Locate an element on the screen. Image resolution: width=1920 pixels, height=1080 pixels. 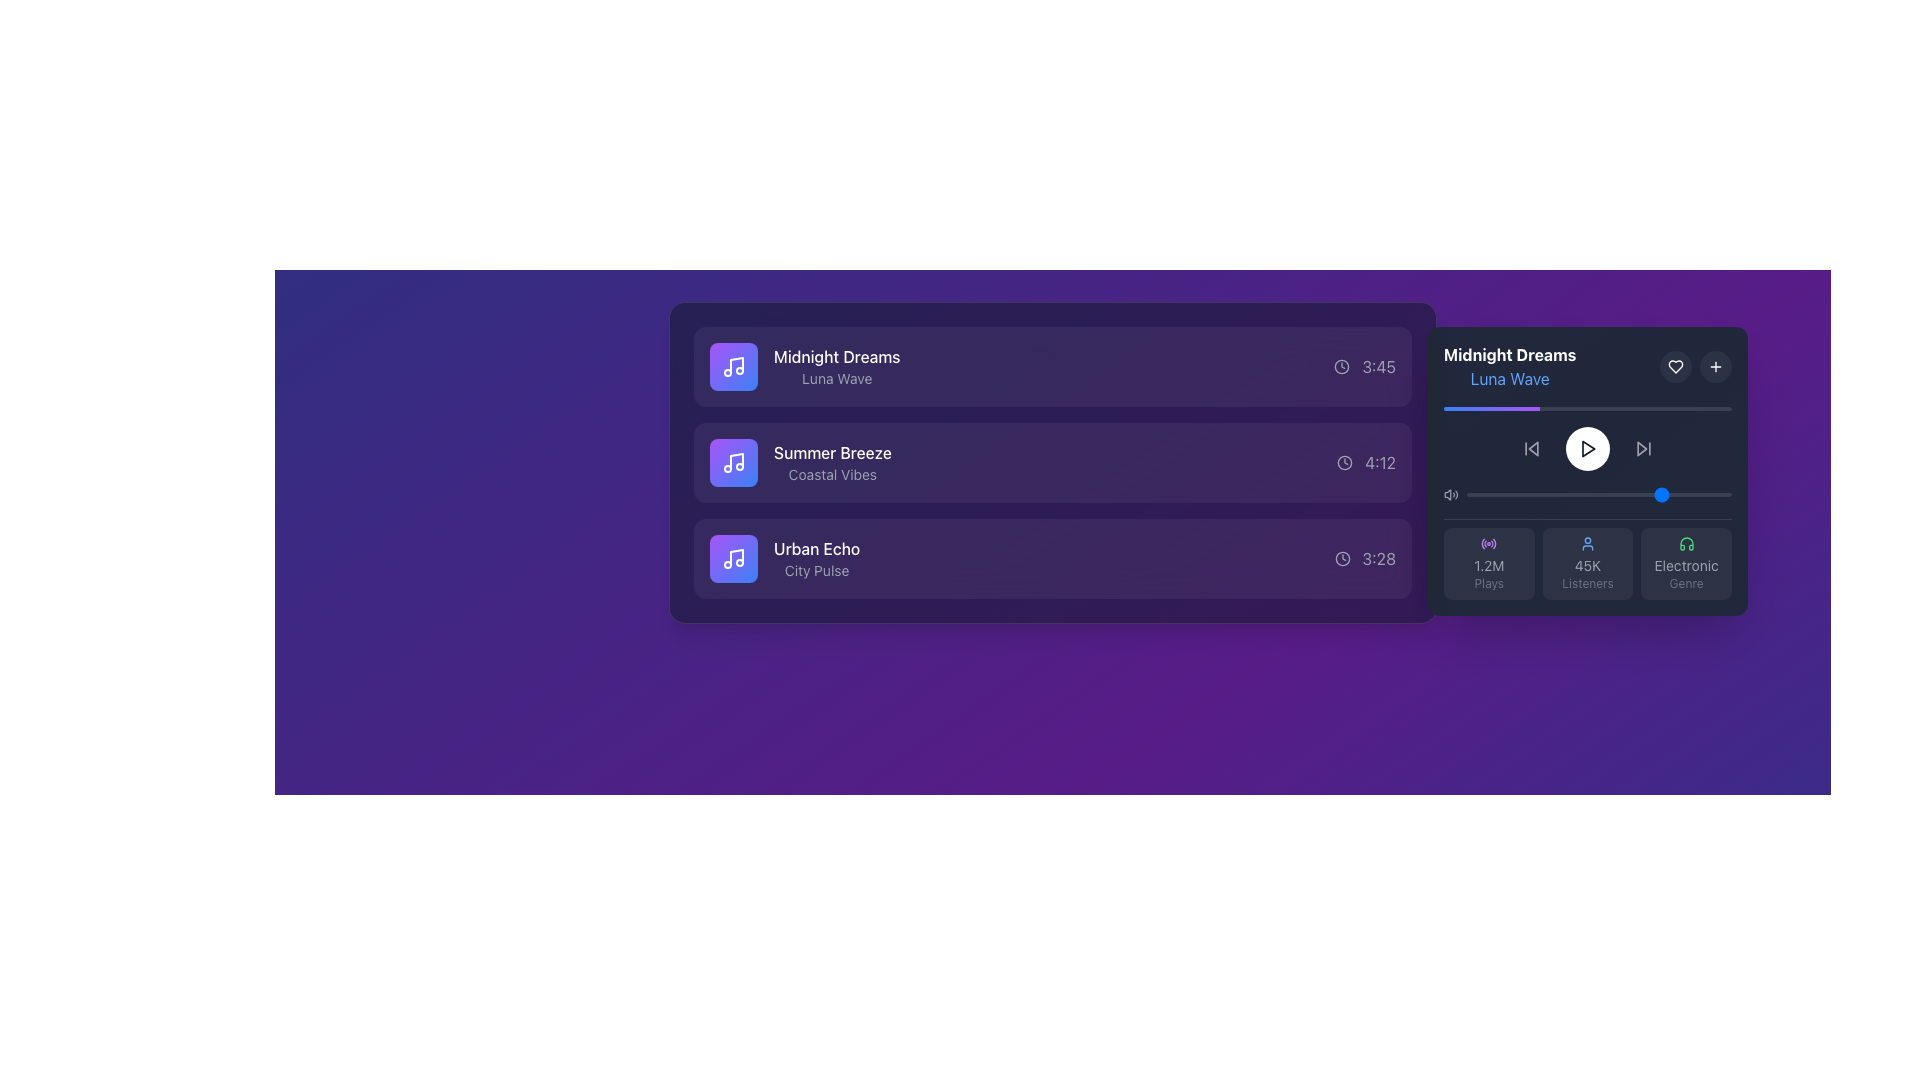
the informational block displaying '45K' listeners, which is located in the second position of a three-block grid at the bottom of the right panel, between '1.2M Plays' and 'Electronic Genre' is located at coordinates (1587, 559).